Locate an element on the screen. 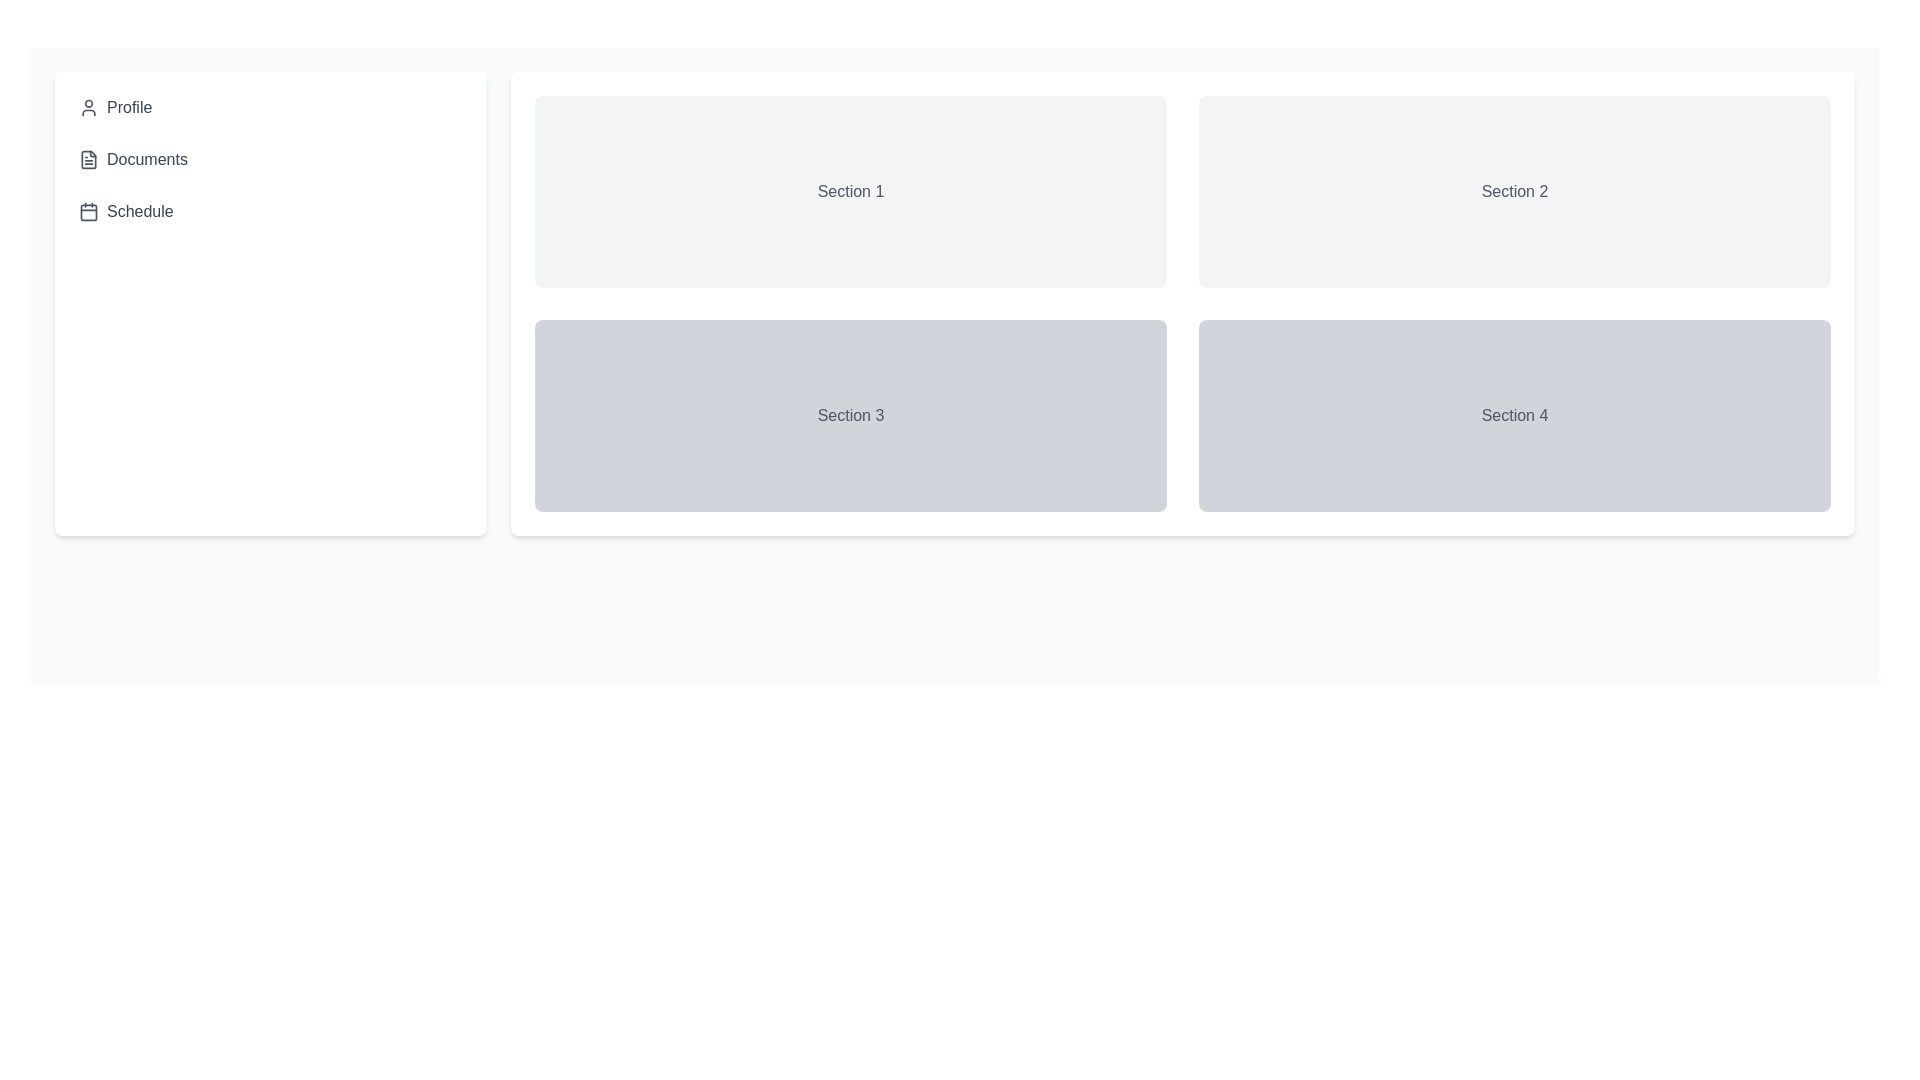  the 'Profile' text label displayed in gray font within the sidebar, which is the first text label in its group following a user silhouette icon is located at coordinates (128, 108).